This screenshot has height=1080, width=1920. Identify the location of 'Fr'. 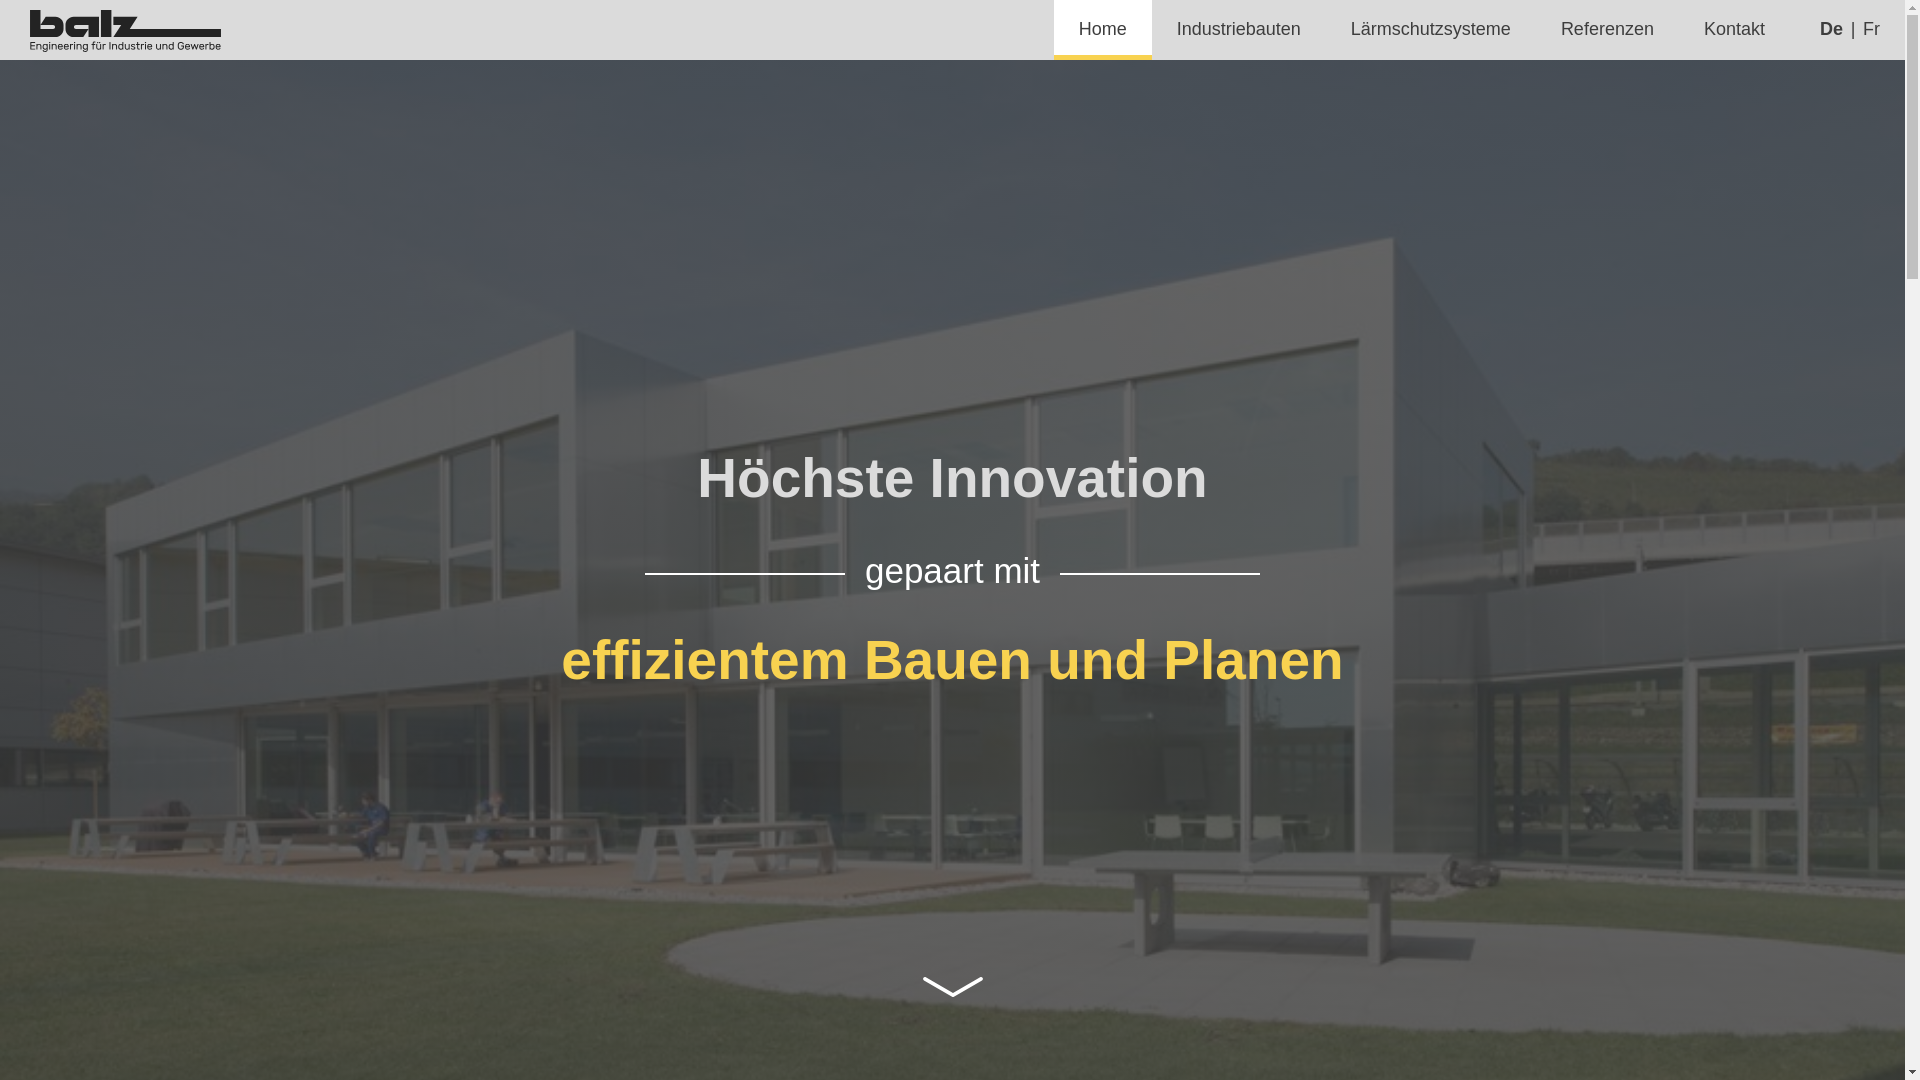
(1851, 30).